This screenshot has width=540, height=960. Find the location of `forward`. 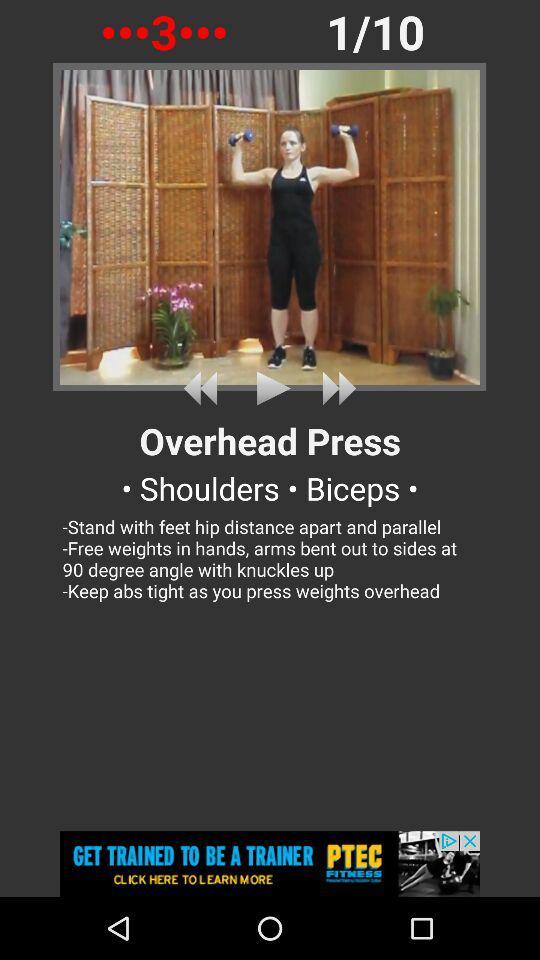

forward is located at coordinates (335, 387).